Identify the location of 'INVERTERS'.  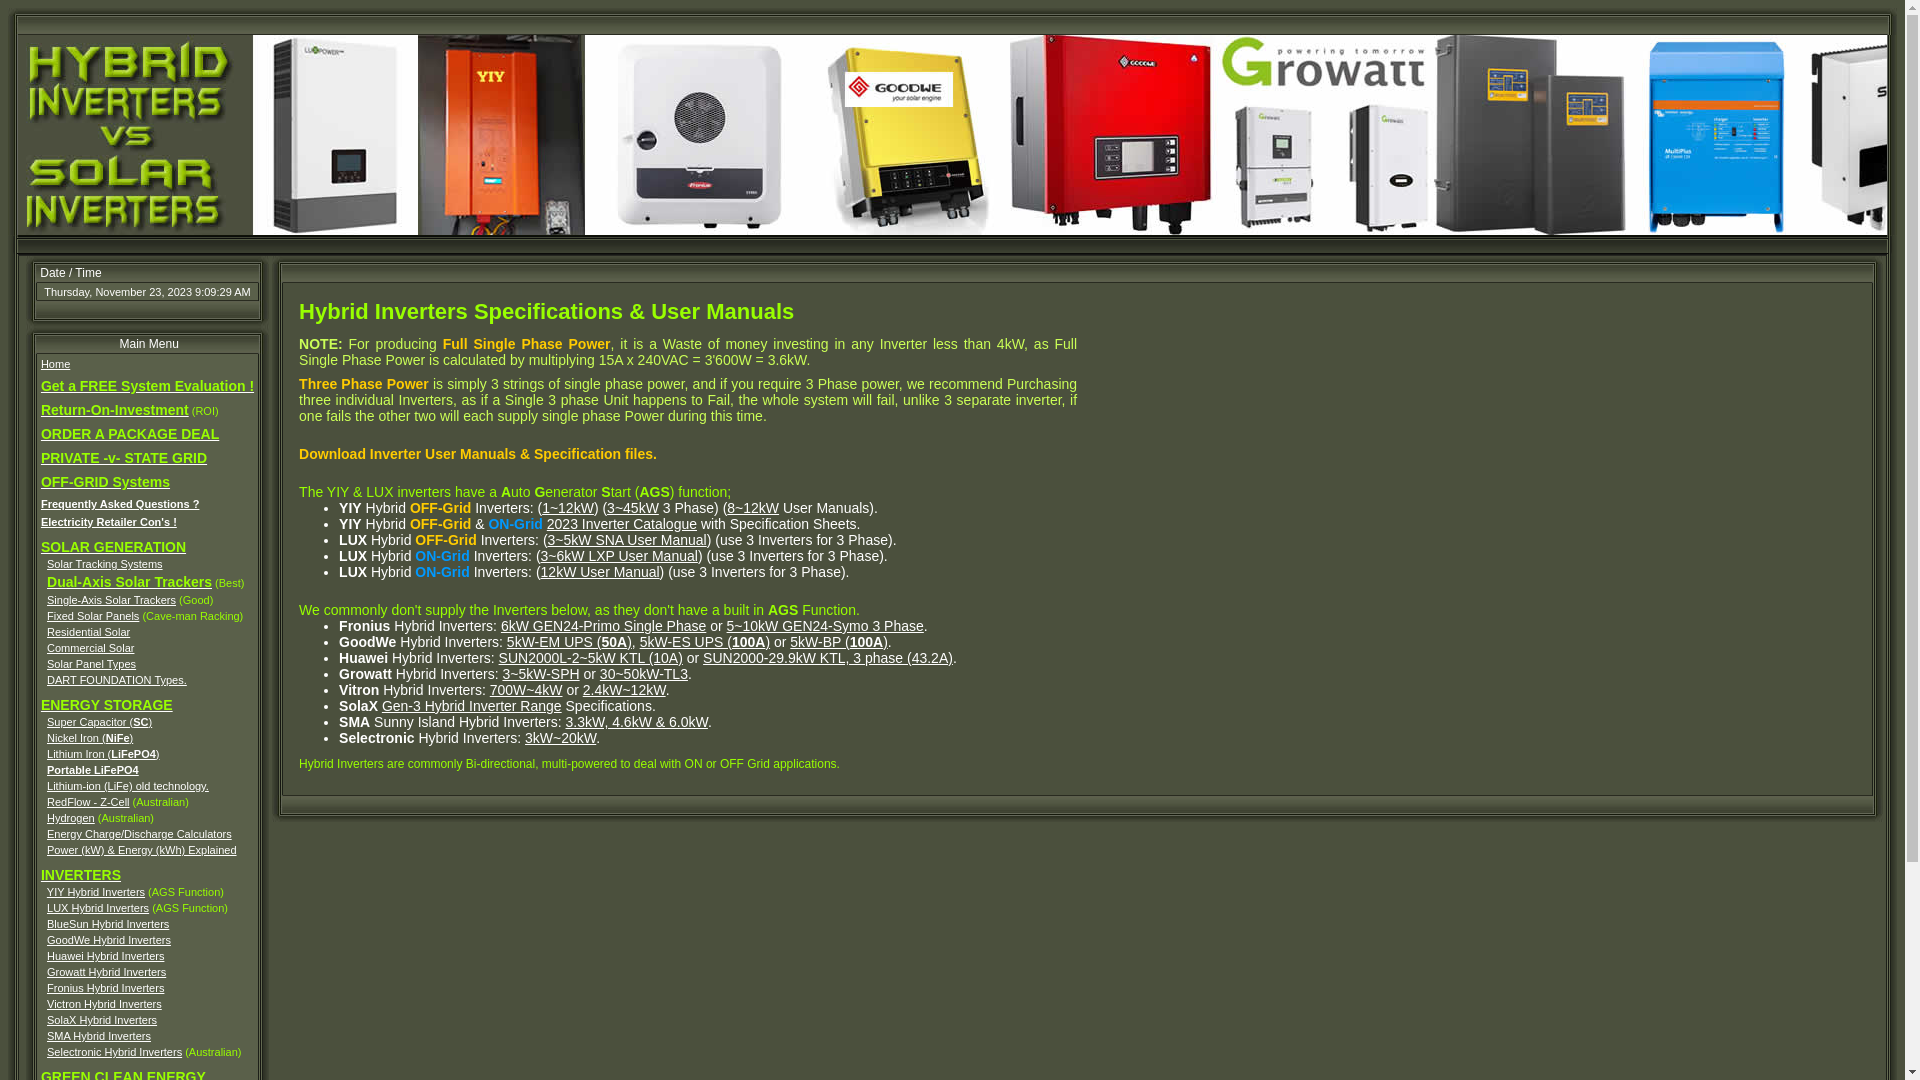
(80, 874).